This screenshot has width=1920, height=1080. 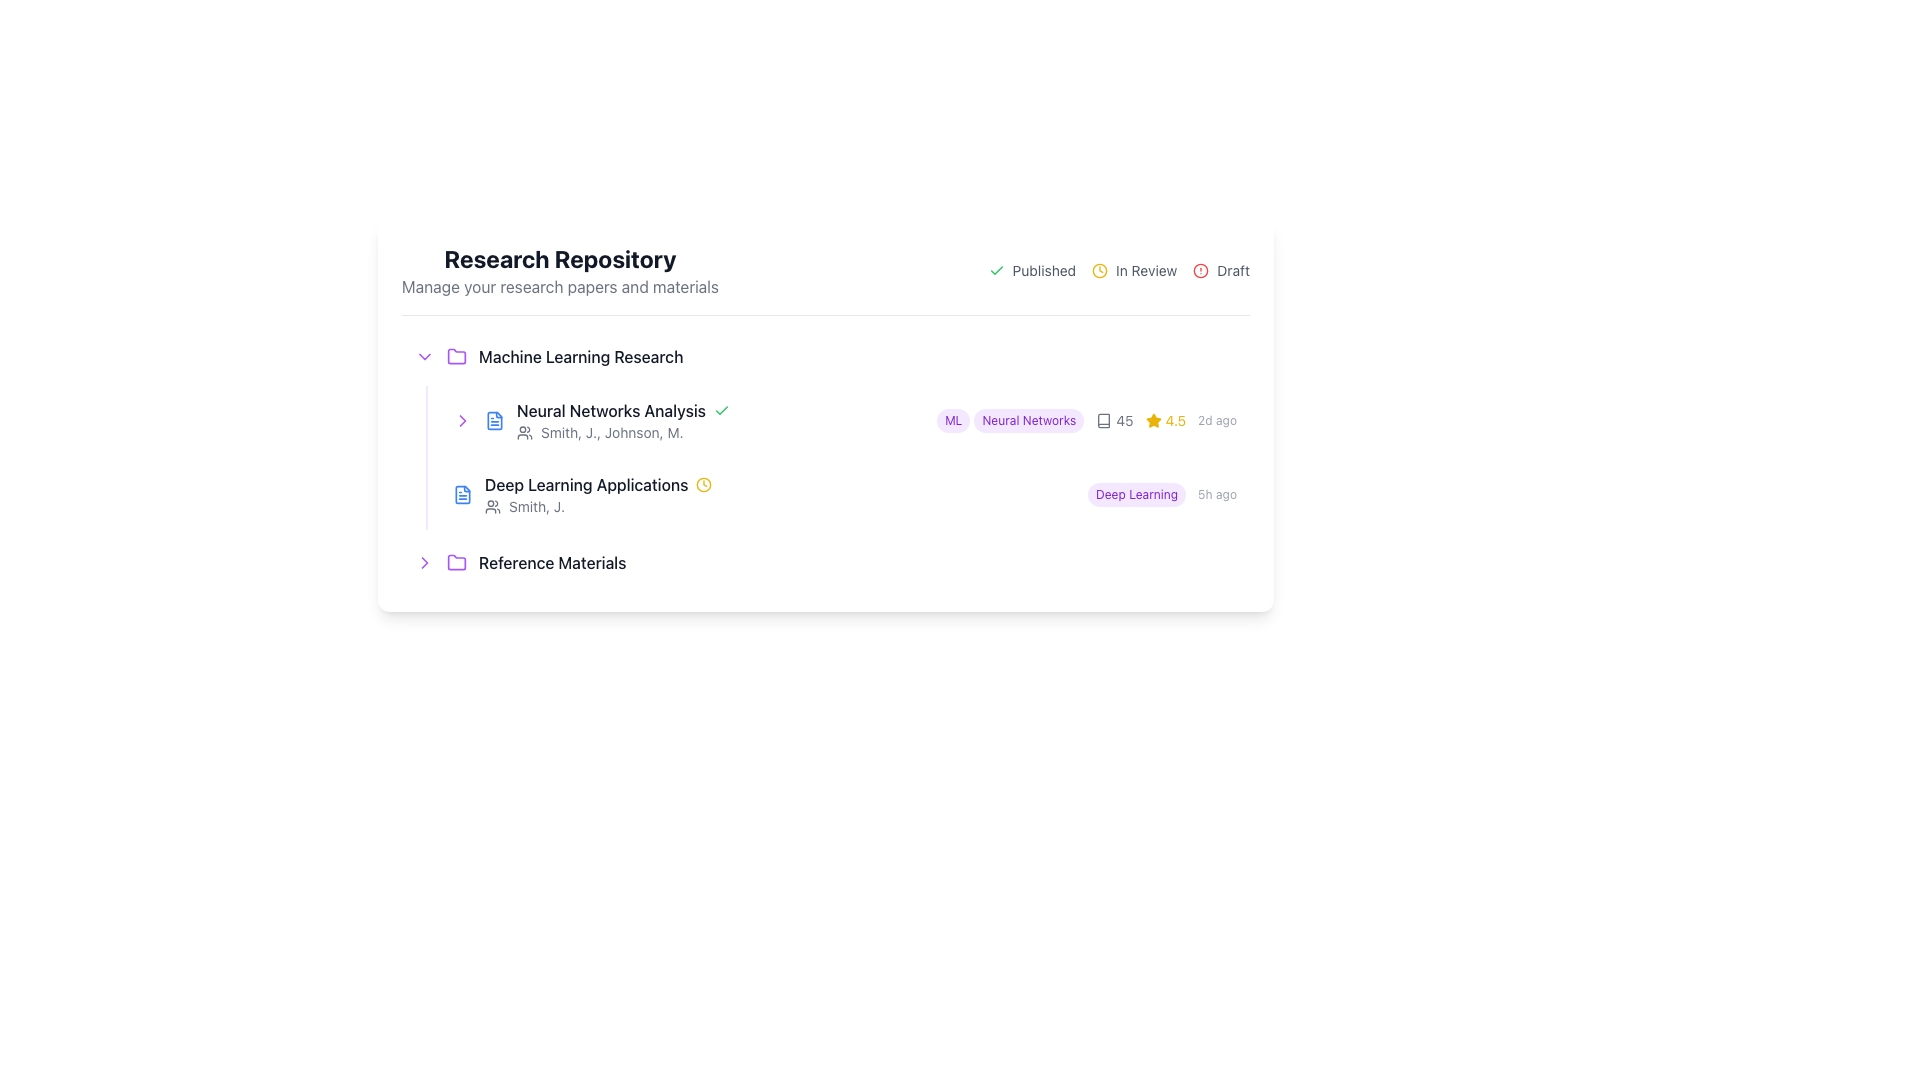 What do you see at coordinates (996, 270) in the screenshot?
I see `the visual indicator icon that denotes an item has been marked 'Published', located immediately before the text 'Published' in the top-right of the interface` at bounding box center [996, 270].